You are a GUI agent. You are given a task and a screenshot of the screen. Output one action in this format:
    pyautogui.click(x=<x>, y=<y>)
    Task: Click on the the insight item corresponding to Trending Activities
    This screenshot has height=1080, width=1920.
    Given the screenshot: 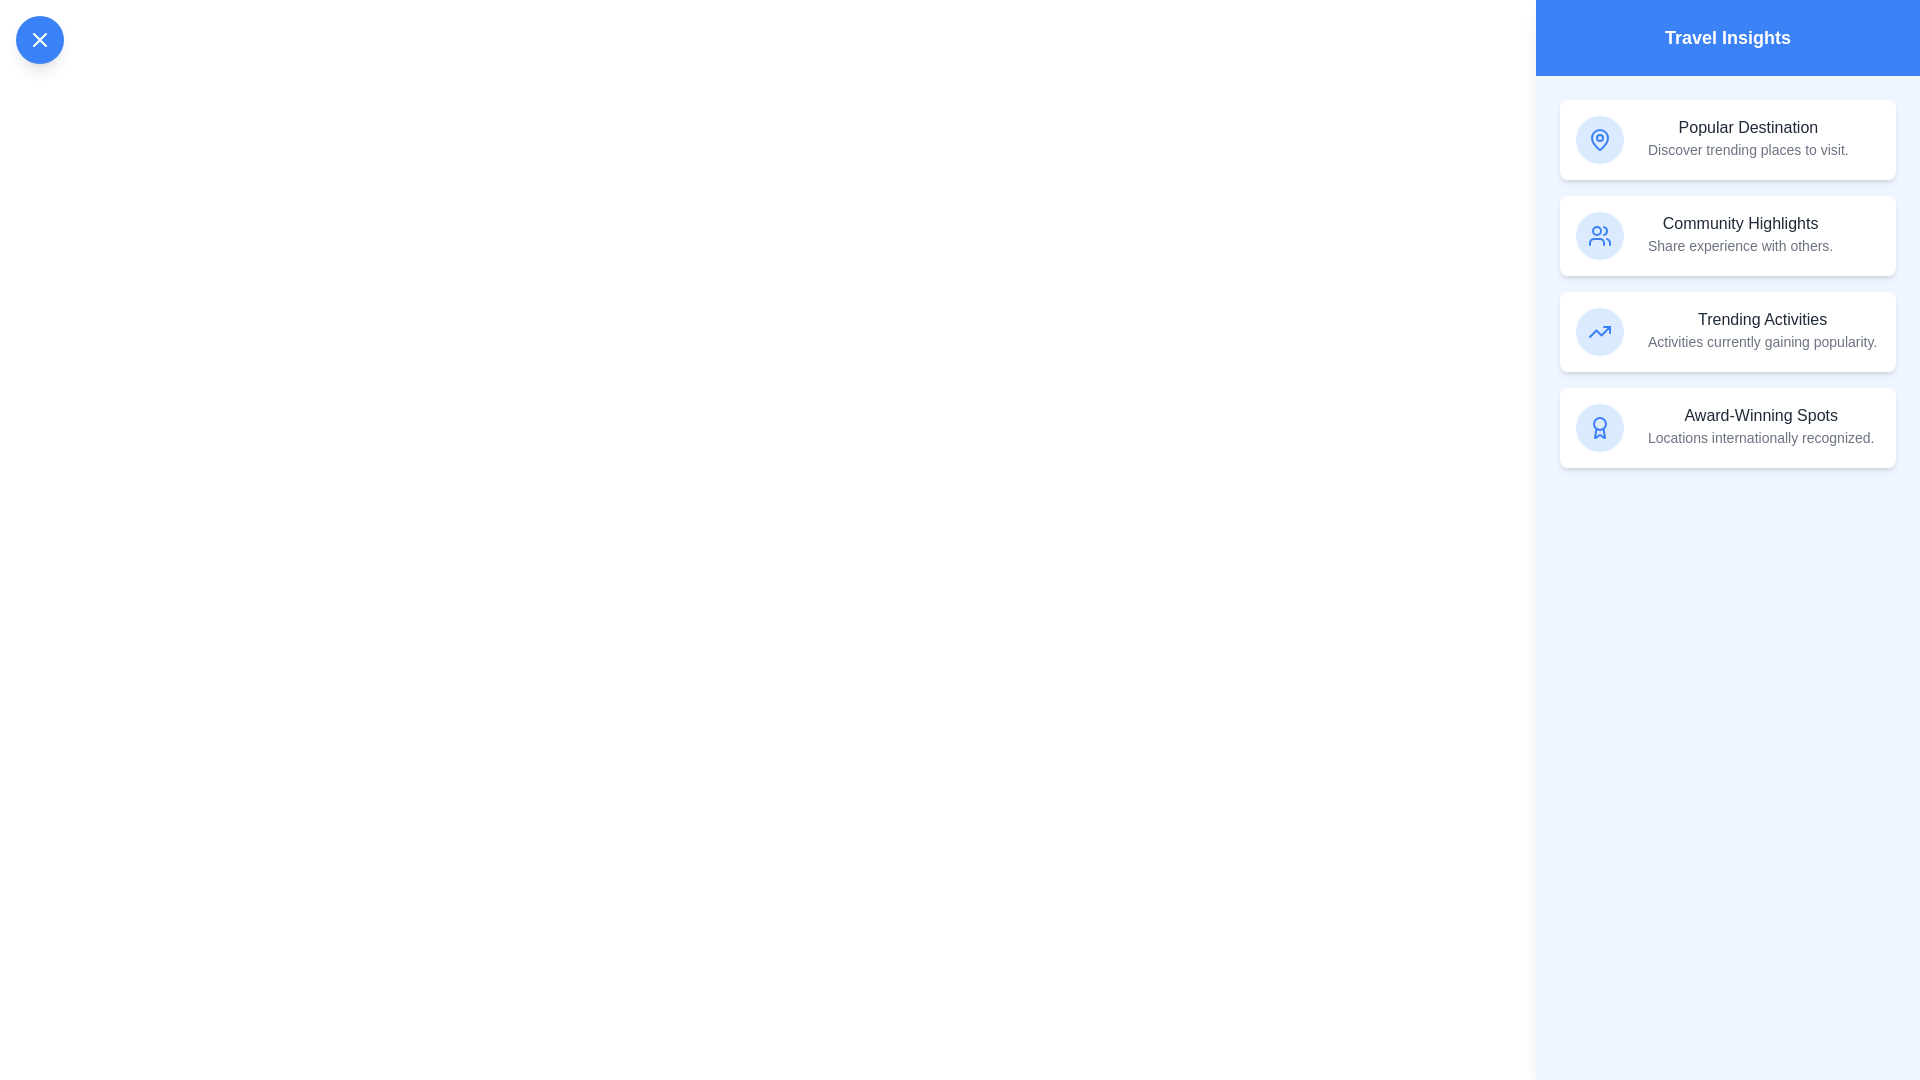 What is the action you would take?
    pyautogui.click(x=1727, y=330)
    